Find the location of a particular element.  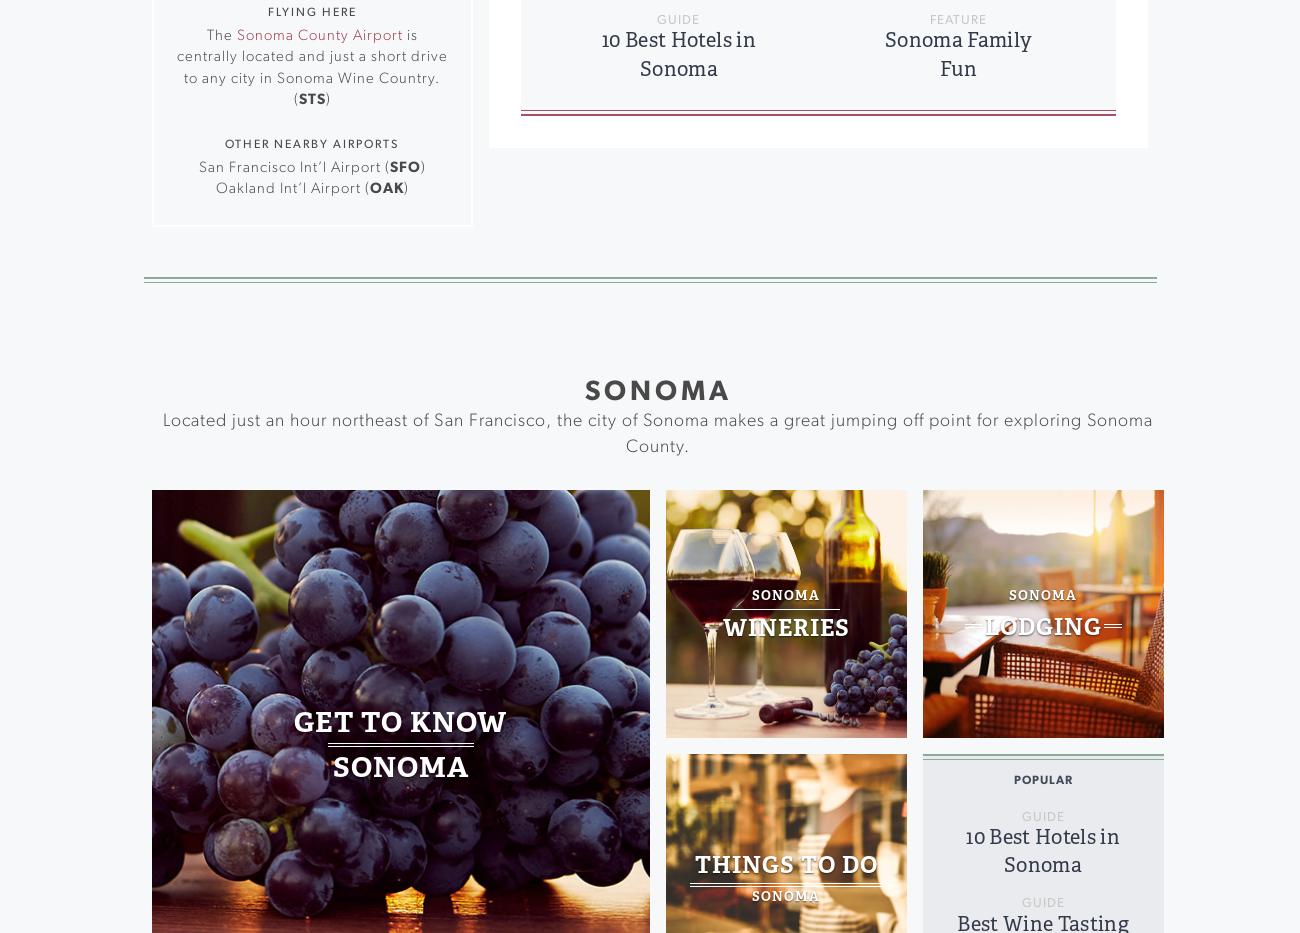

'Site Map' is located at coordinates (736, 190).